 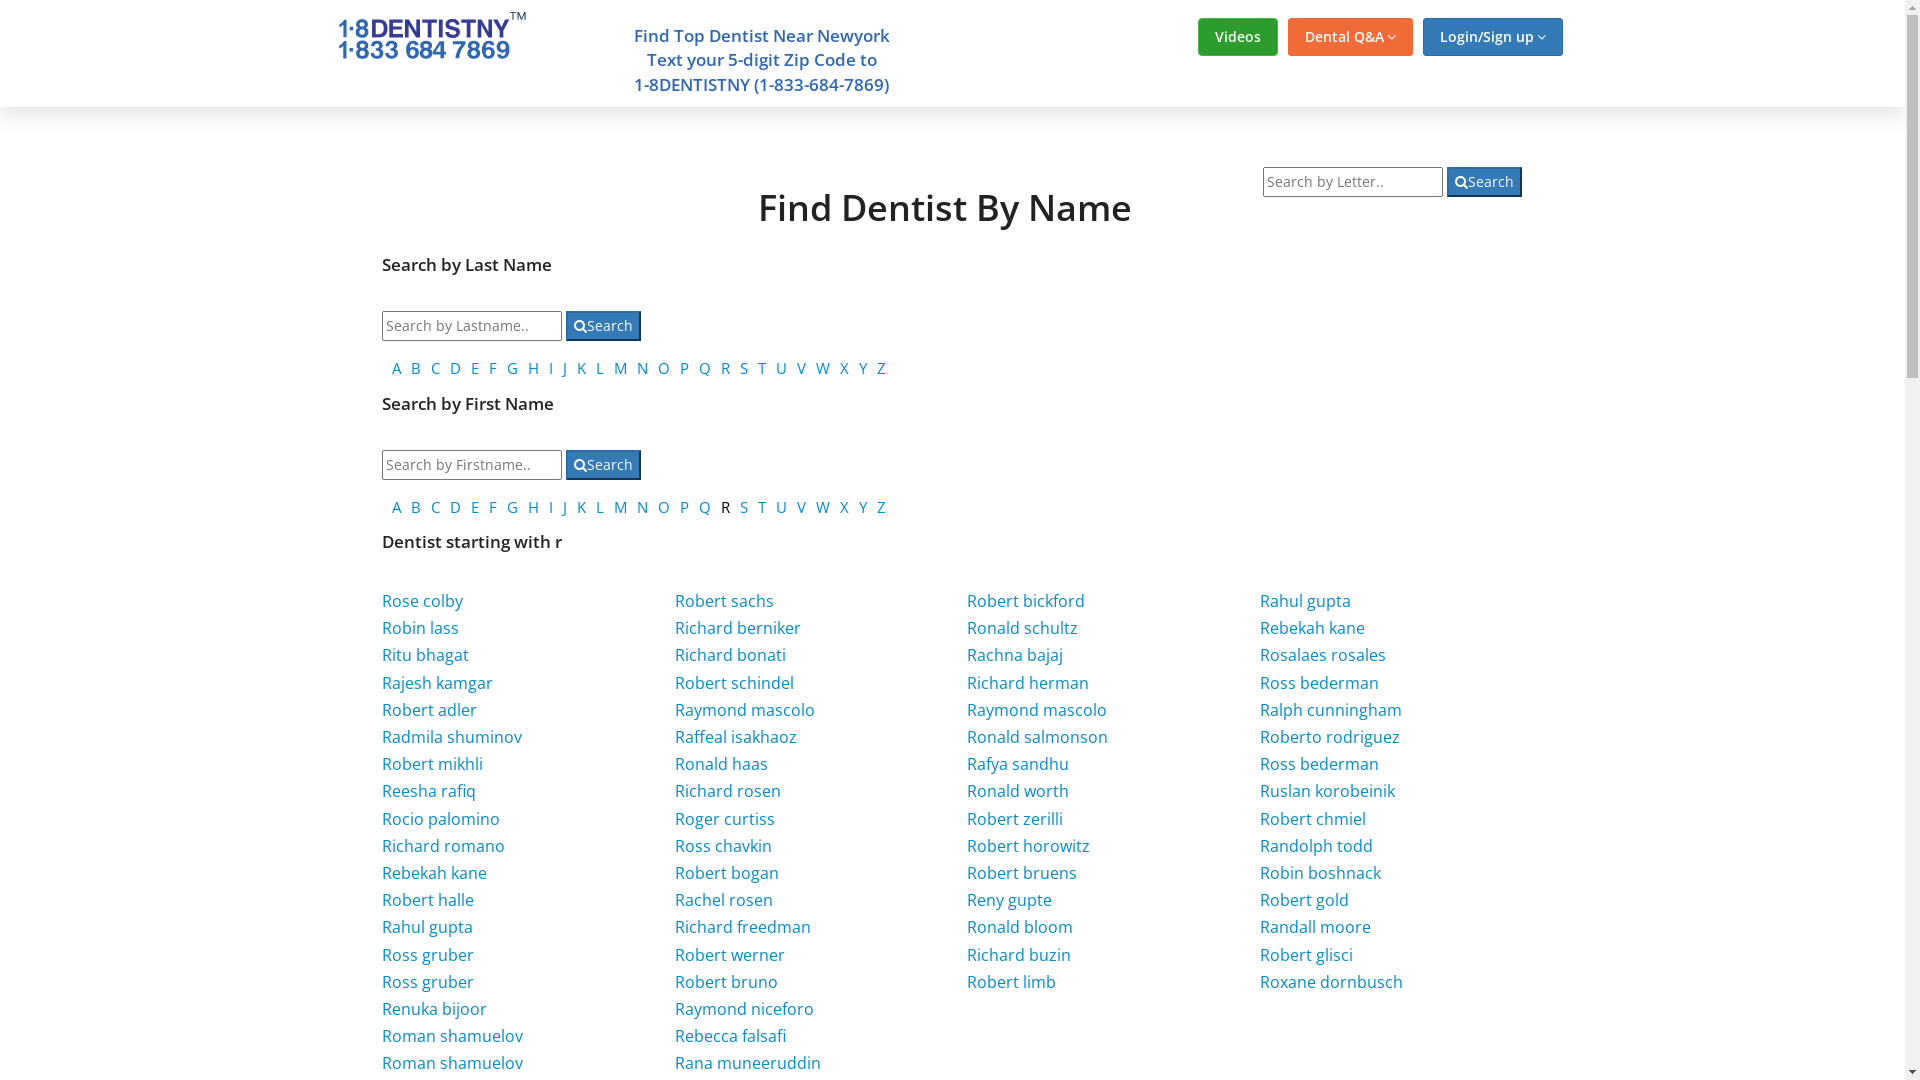 I want to click on 'T', so click(x=757, y=505).